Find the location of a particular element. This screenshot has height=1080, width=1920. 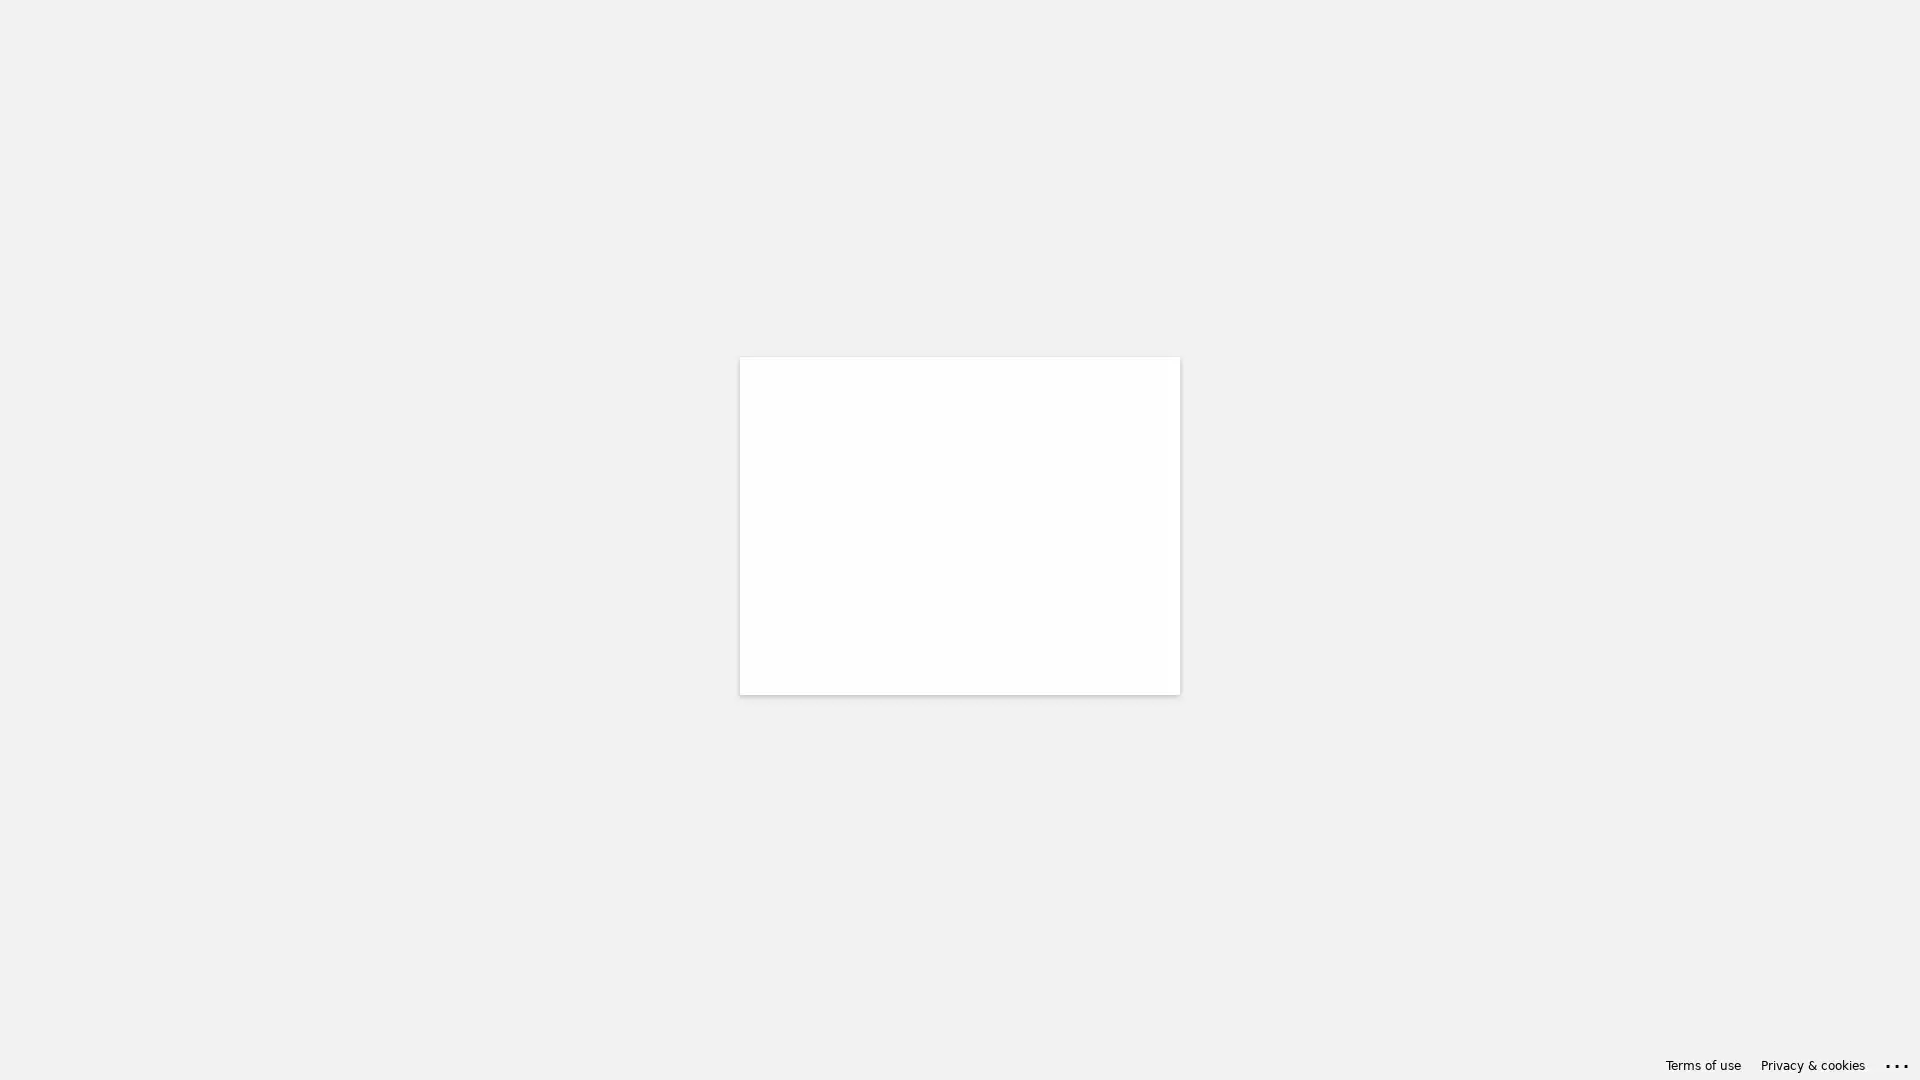

Click here for troubleshooting information is located at coordinates (1897, 1062).